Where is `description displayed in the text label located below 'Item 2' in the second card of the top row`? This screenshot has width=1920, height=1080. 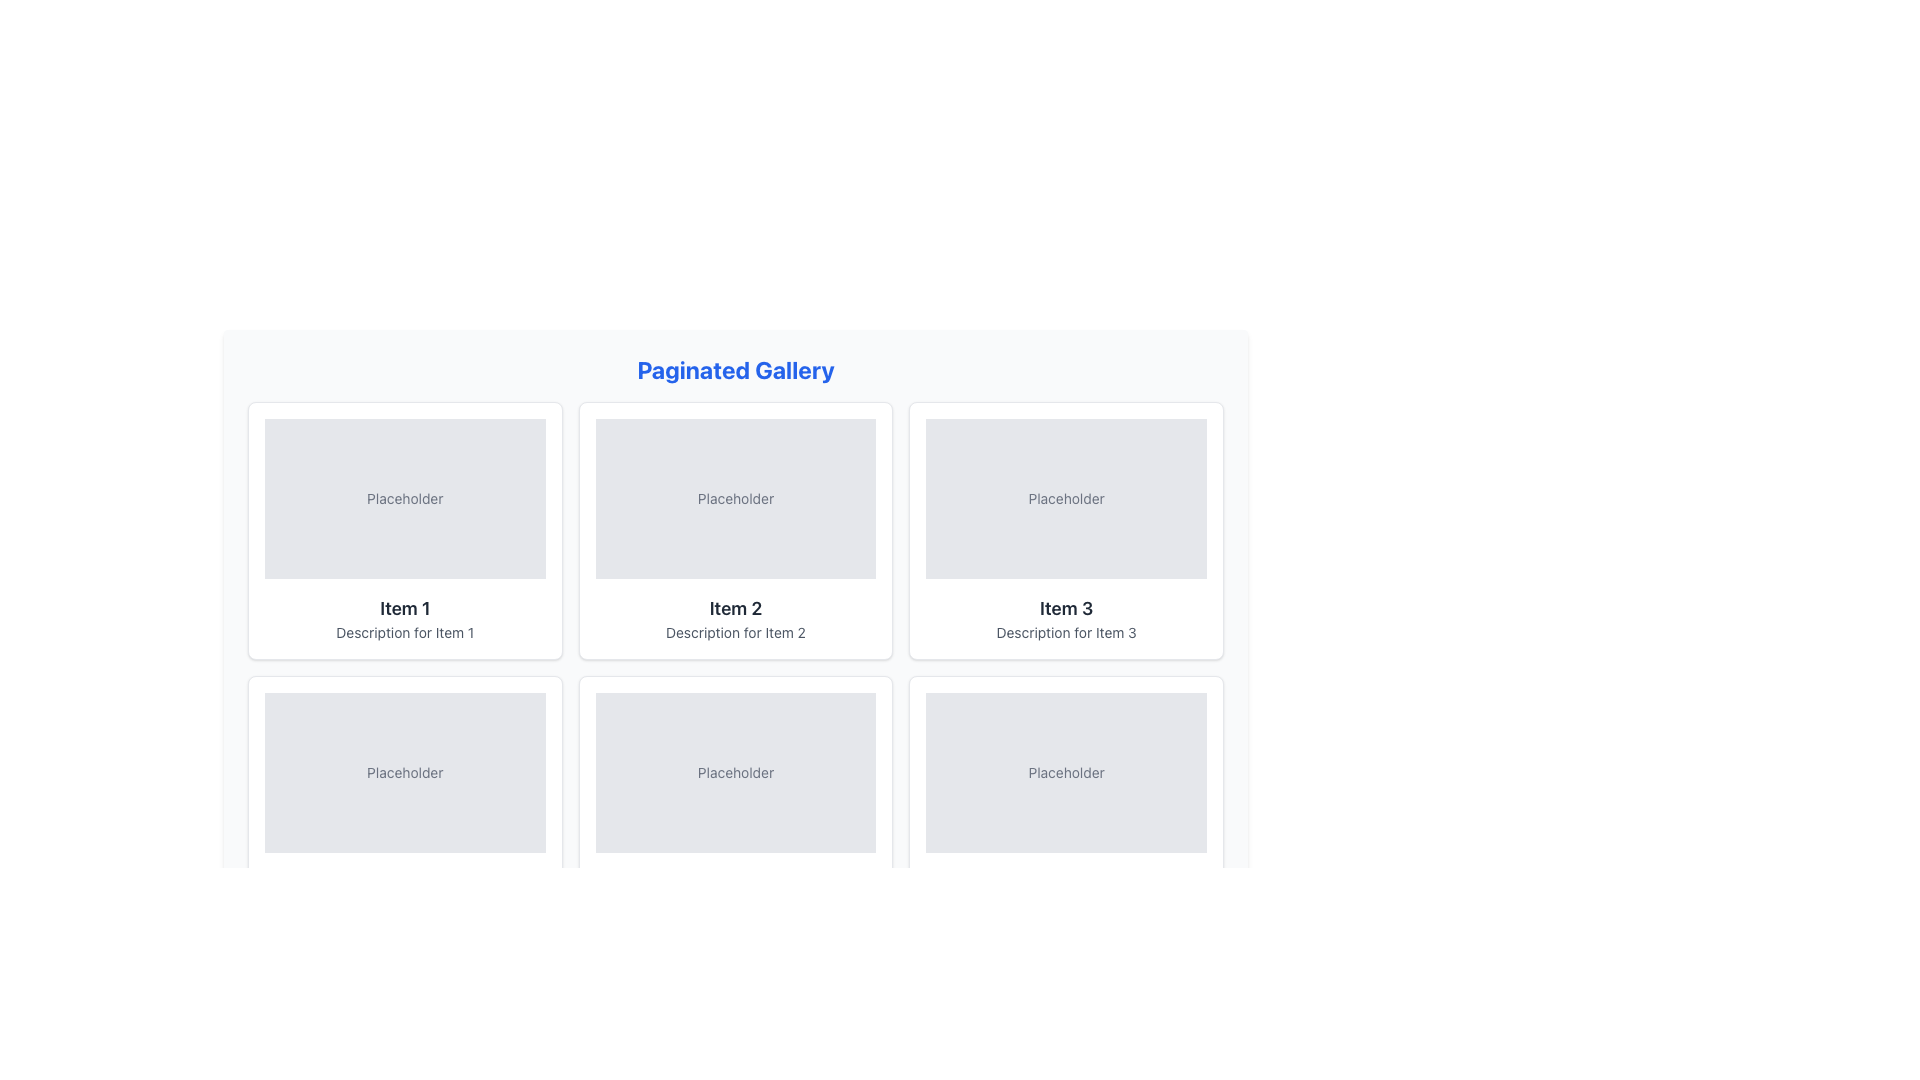
description displayed in the text label located below 'Item 2' in the second card of the top row is located at coordinates (734, 632).